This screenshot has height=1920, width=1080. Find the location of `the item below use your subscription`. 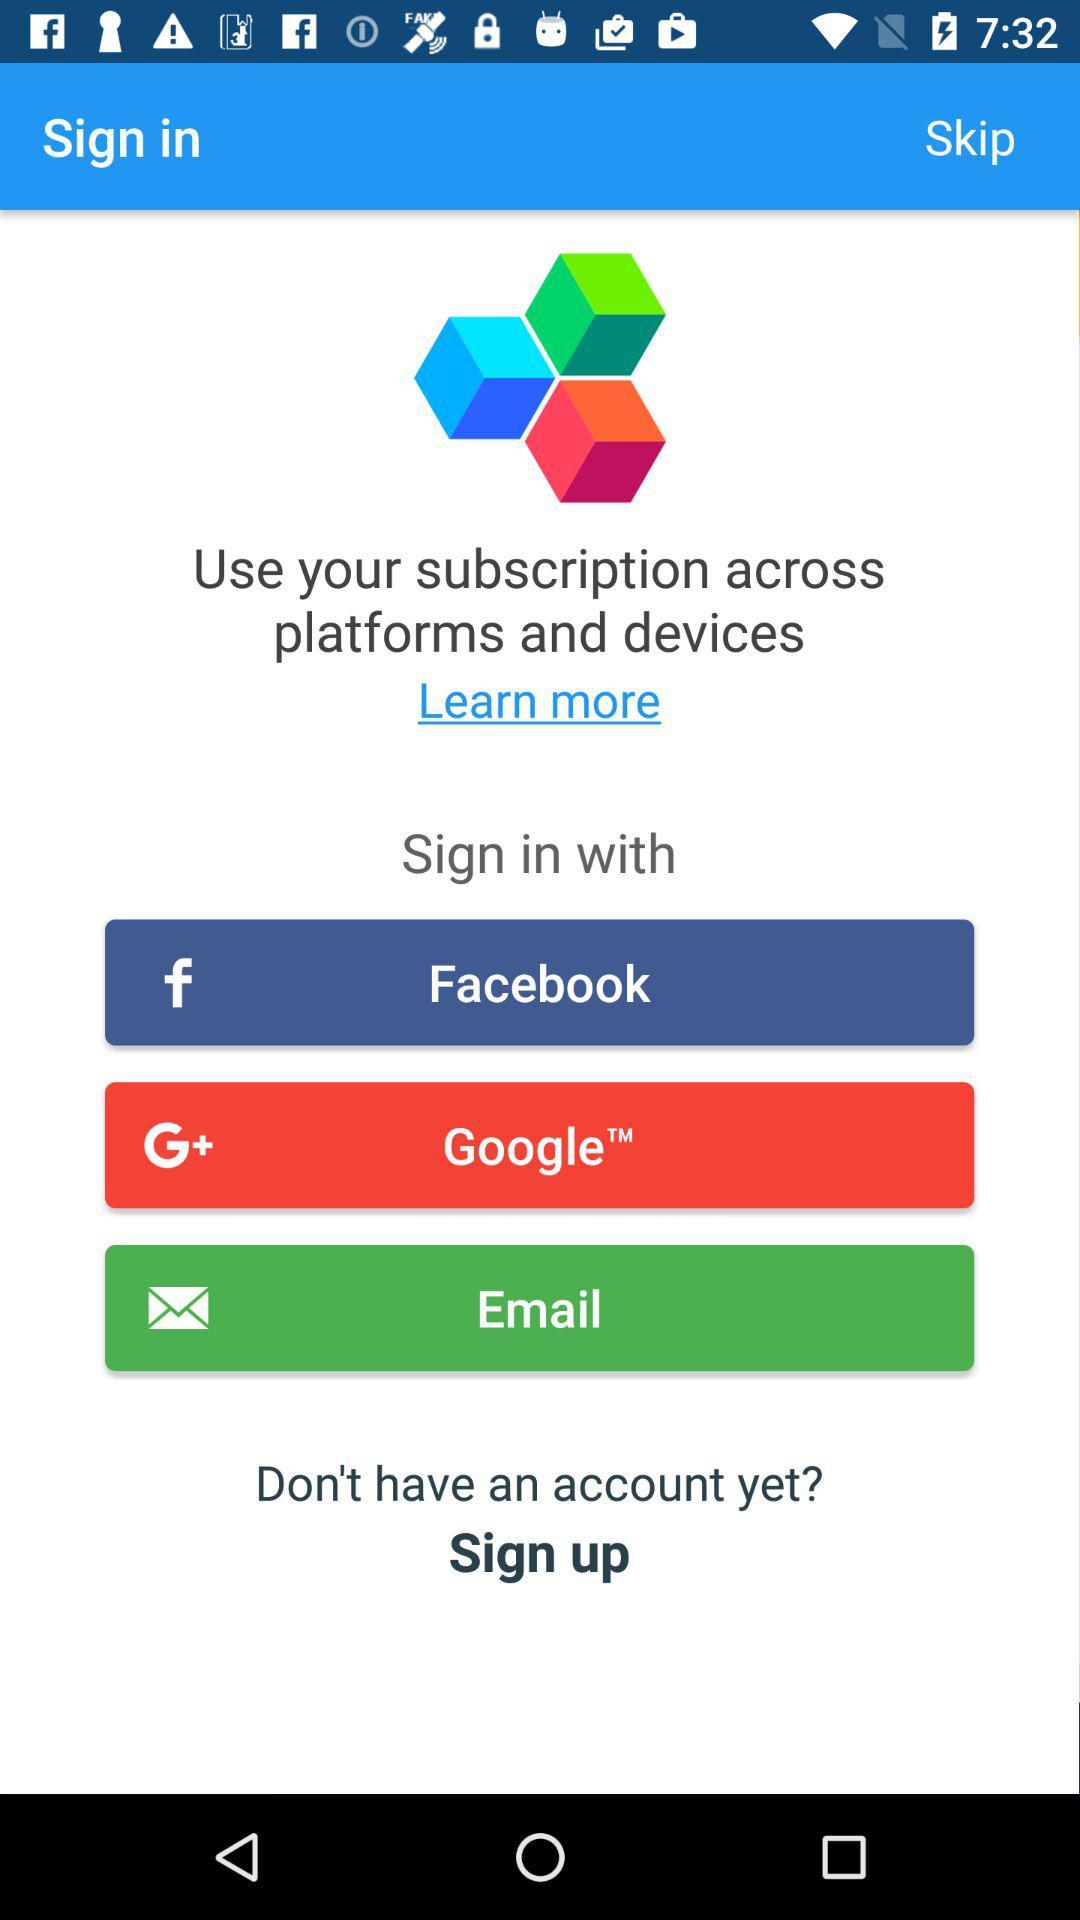

the item below use your subscription is located at coordinates (538, 699).